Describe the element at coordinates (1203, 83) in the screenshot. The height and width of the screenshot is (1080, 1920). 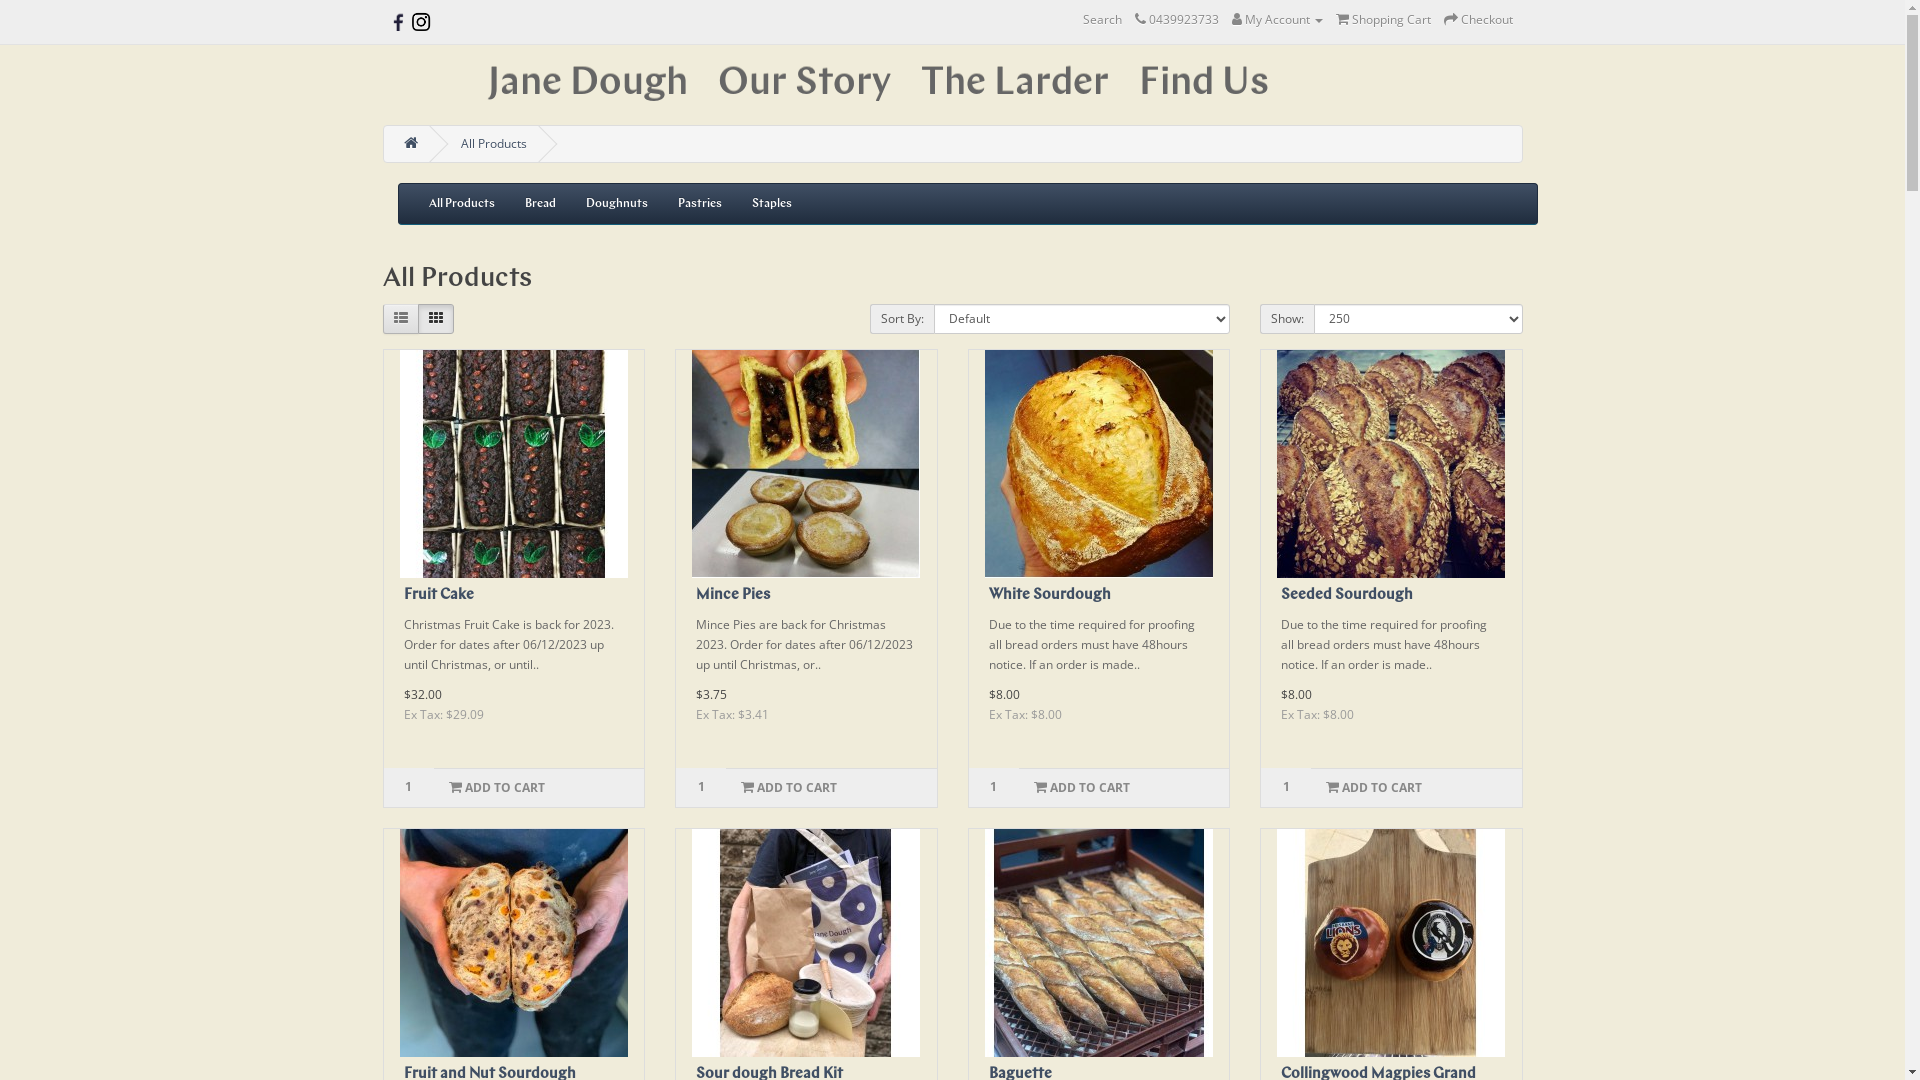
I see `'Find Us'` at that location.